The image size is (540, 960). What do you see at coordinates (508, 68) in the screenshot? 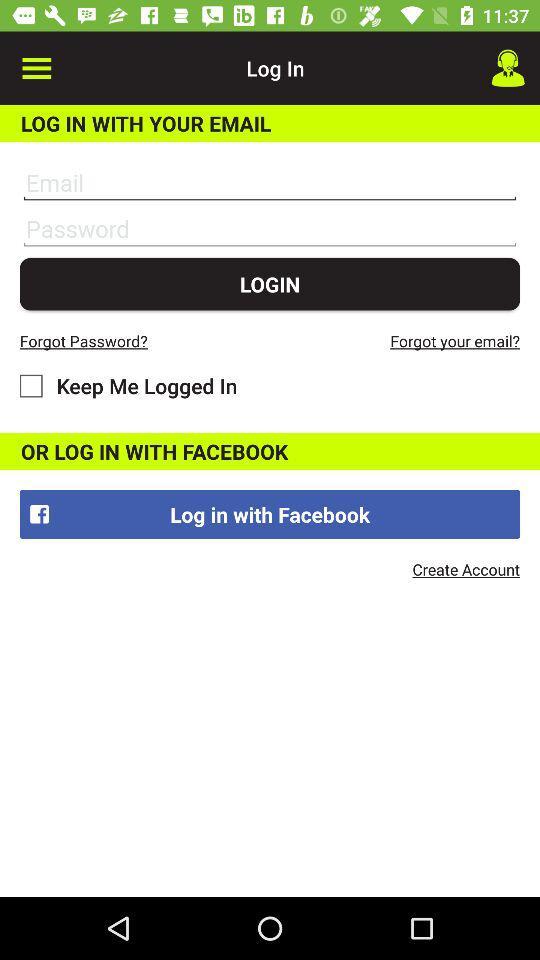
I see `the icon above the log in with icon` at bounding box center [508, 68].